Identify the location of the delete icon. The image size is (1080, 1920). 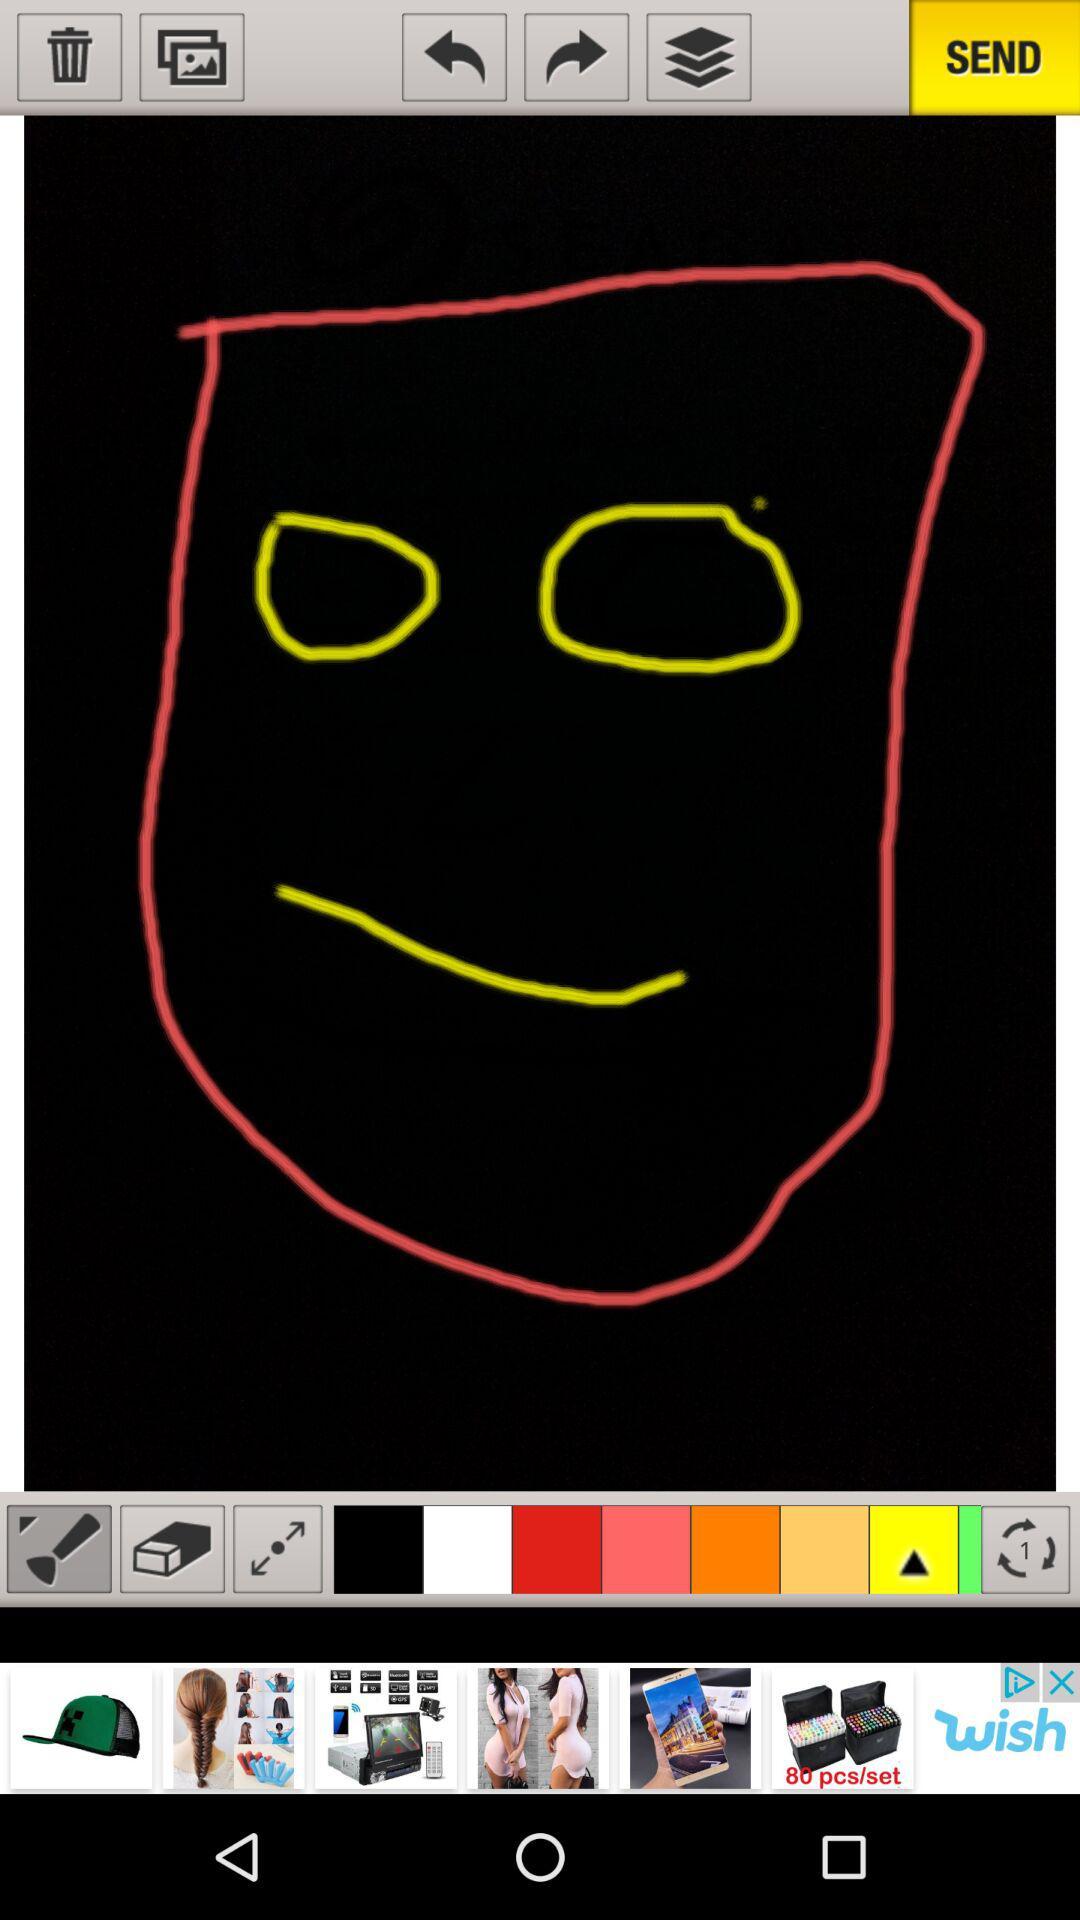
(68, 57).